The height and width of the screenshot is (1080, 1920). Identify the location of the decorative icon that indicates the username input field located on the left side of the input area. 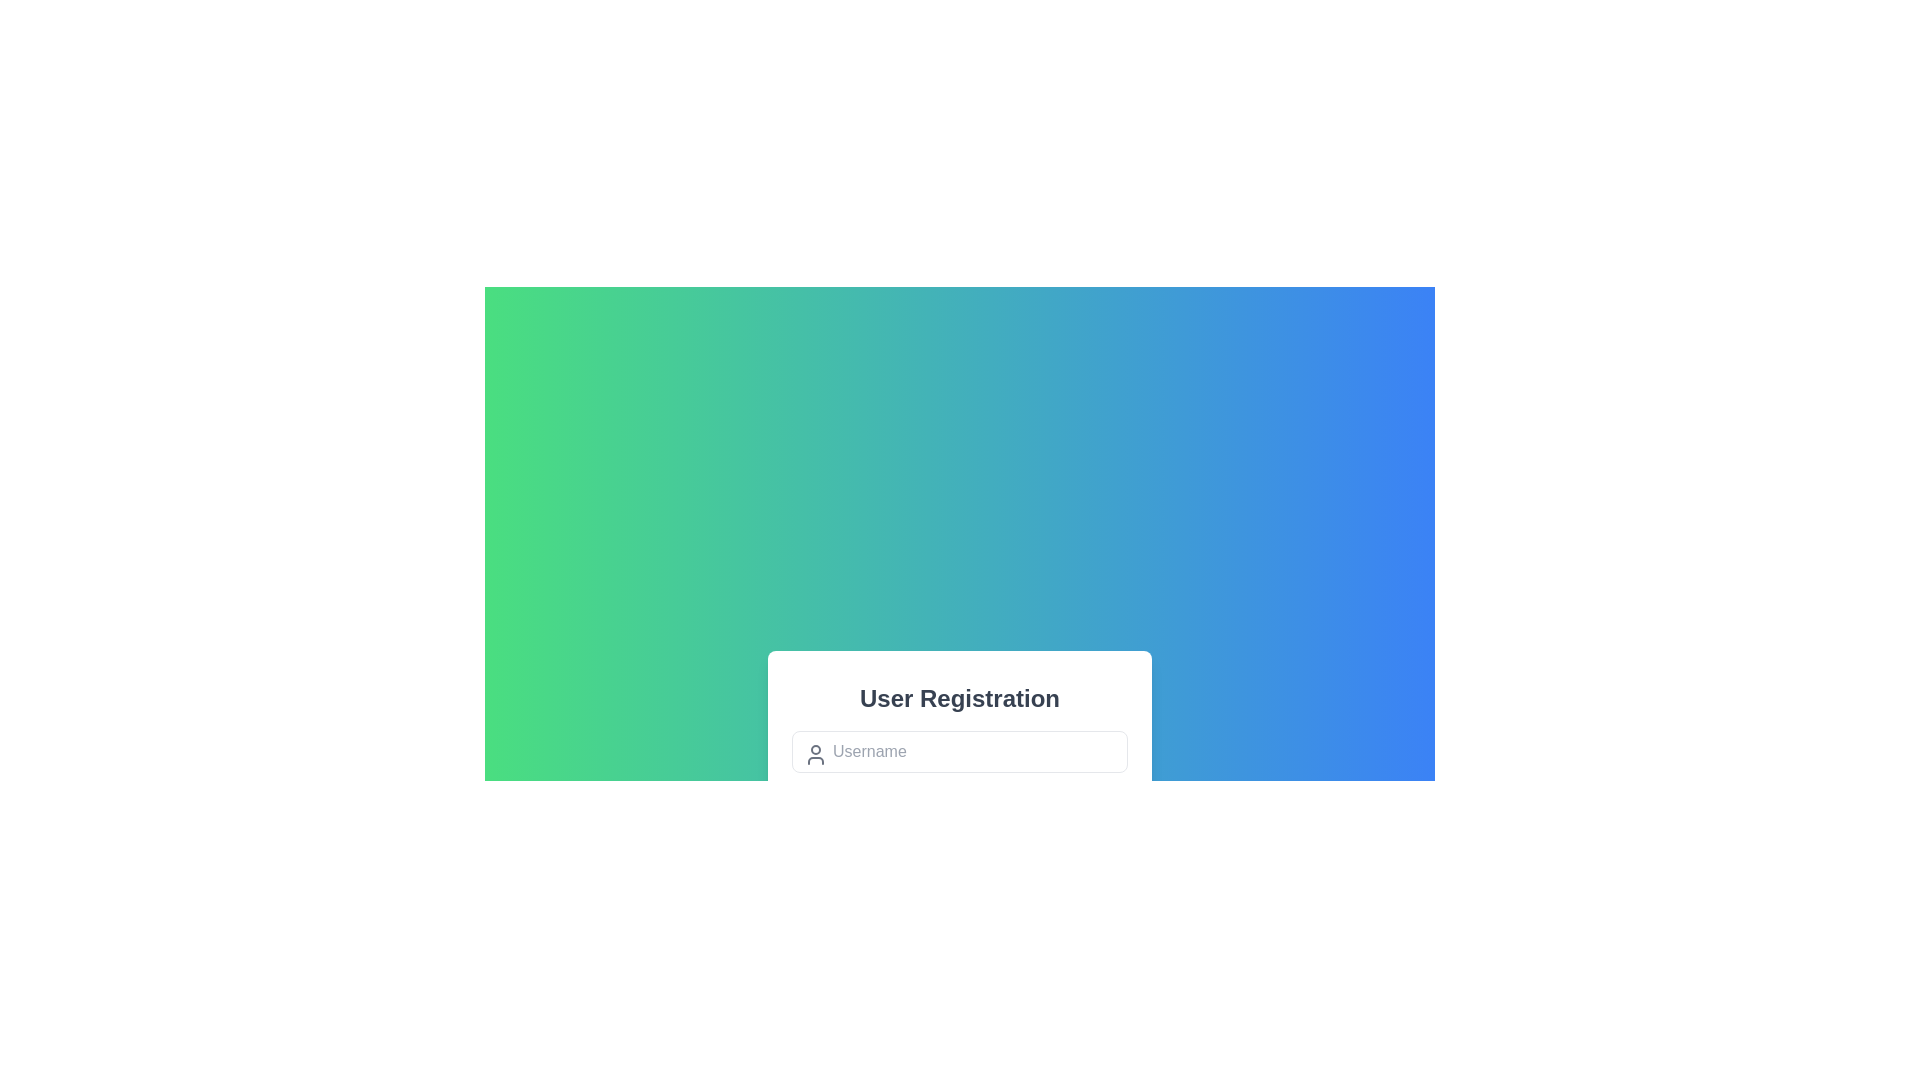
(816, 753).